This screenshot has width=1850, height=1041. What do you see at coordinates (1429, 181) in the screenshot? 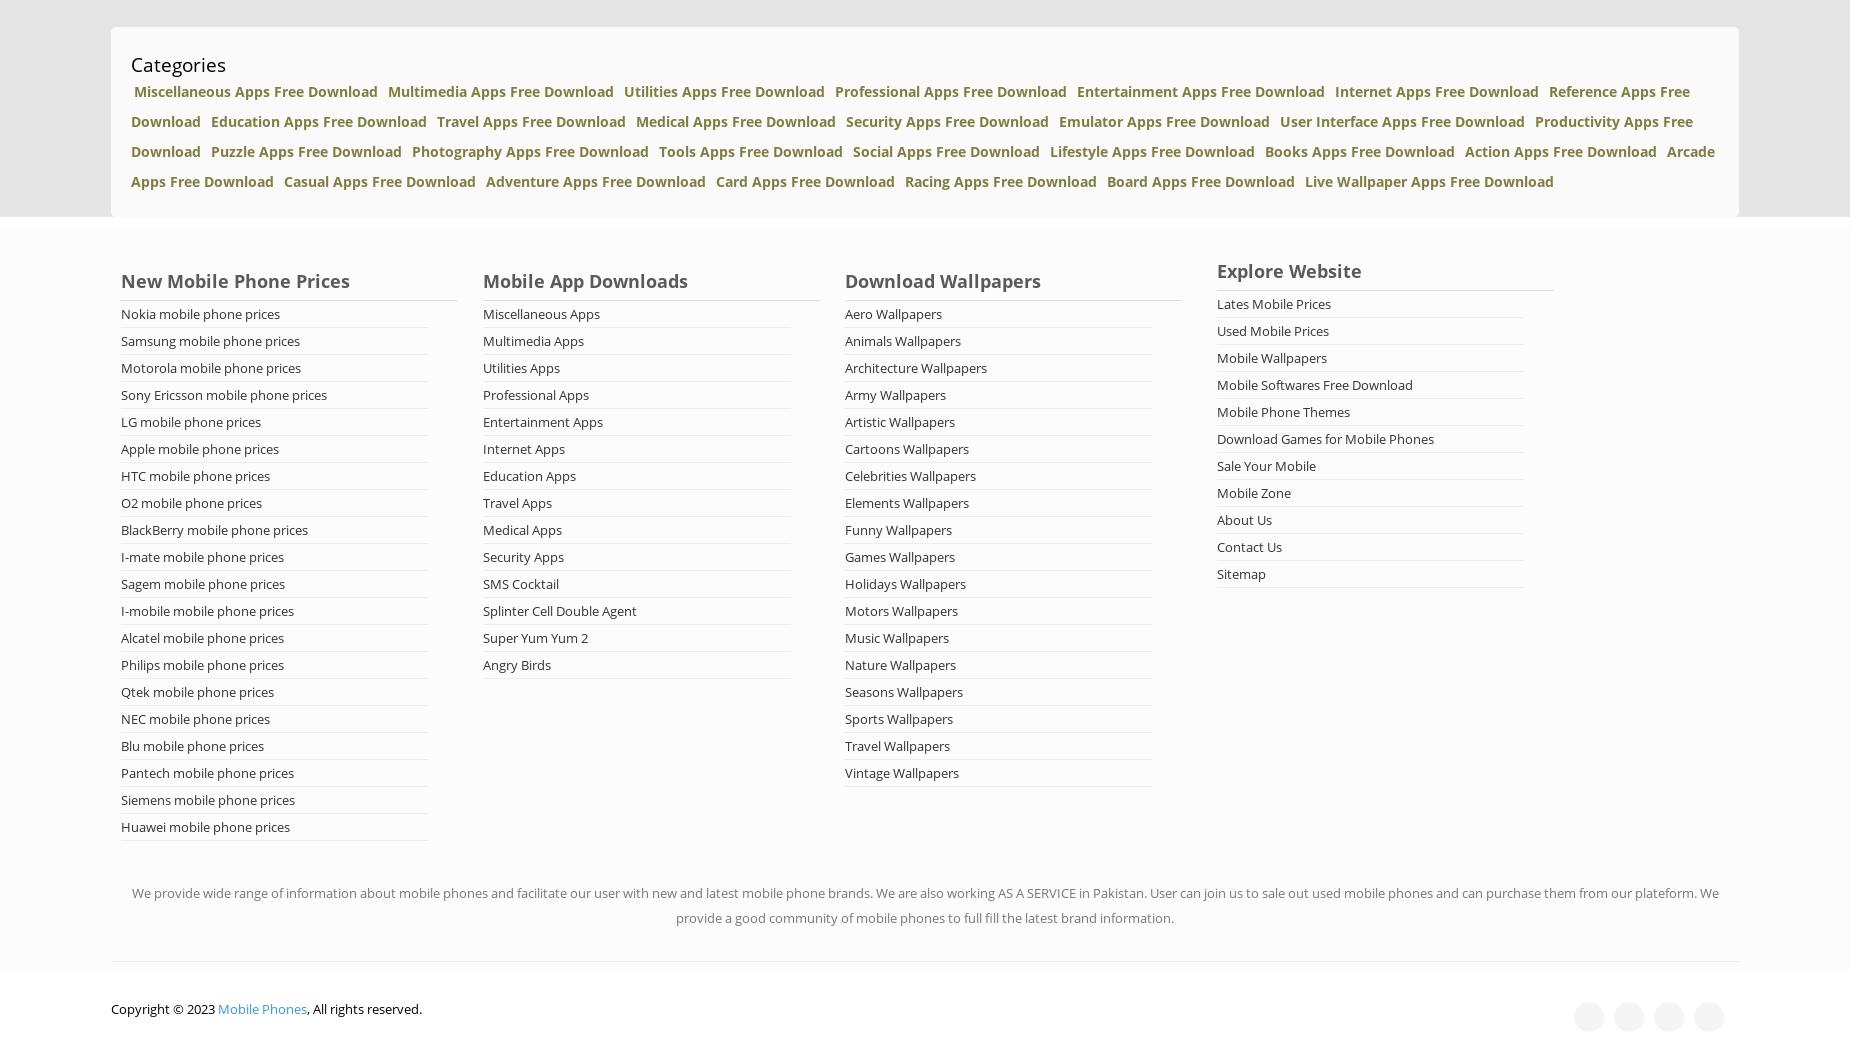
I see `'Live Wallpaper Apps Free Download'` at bounding box center [1429, 181].